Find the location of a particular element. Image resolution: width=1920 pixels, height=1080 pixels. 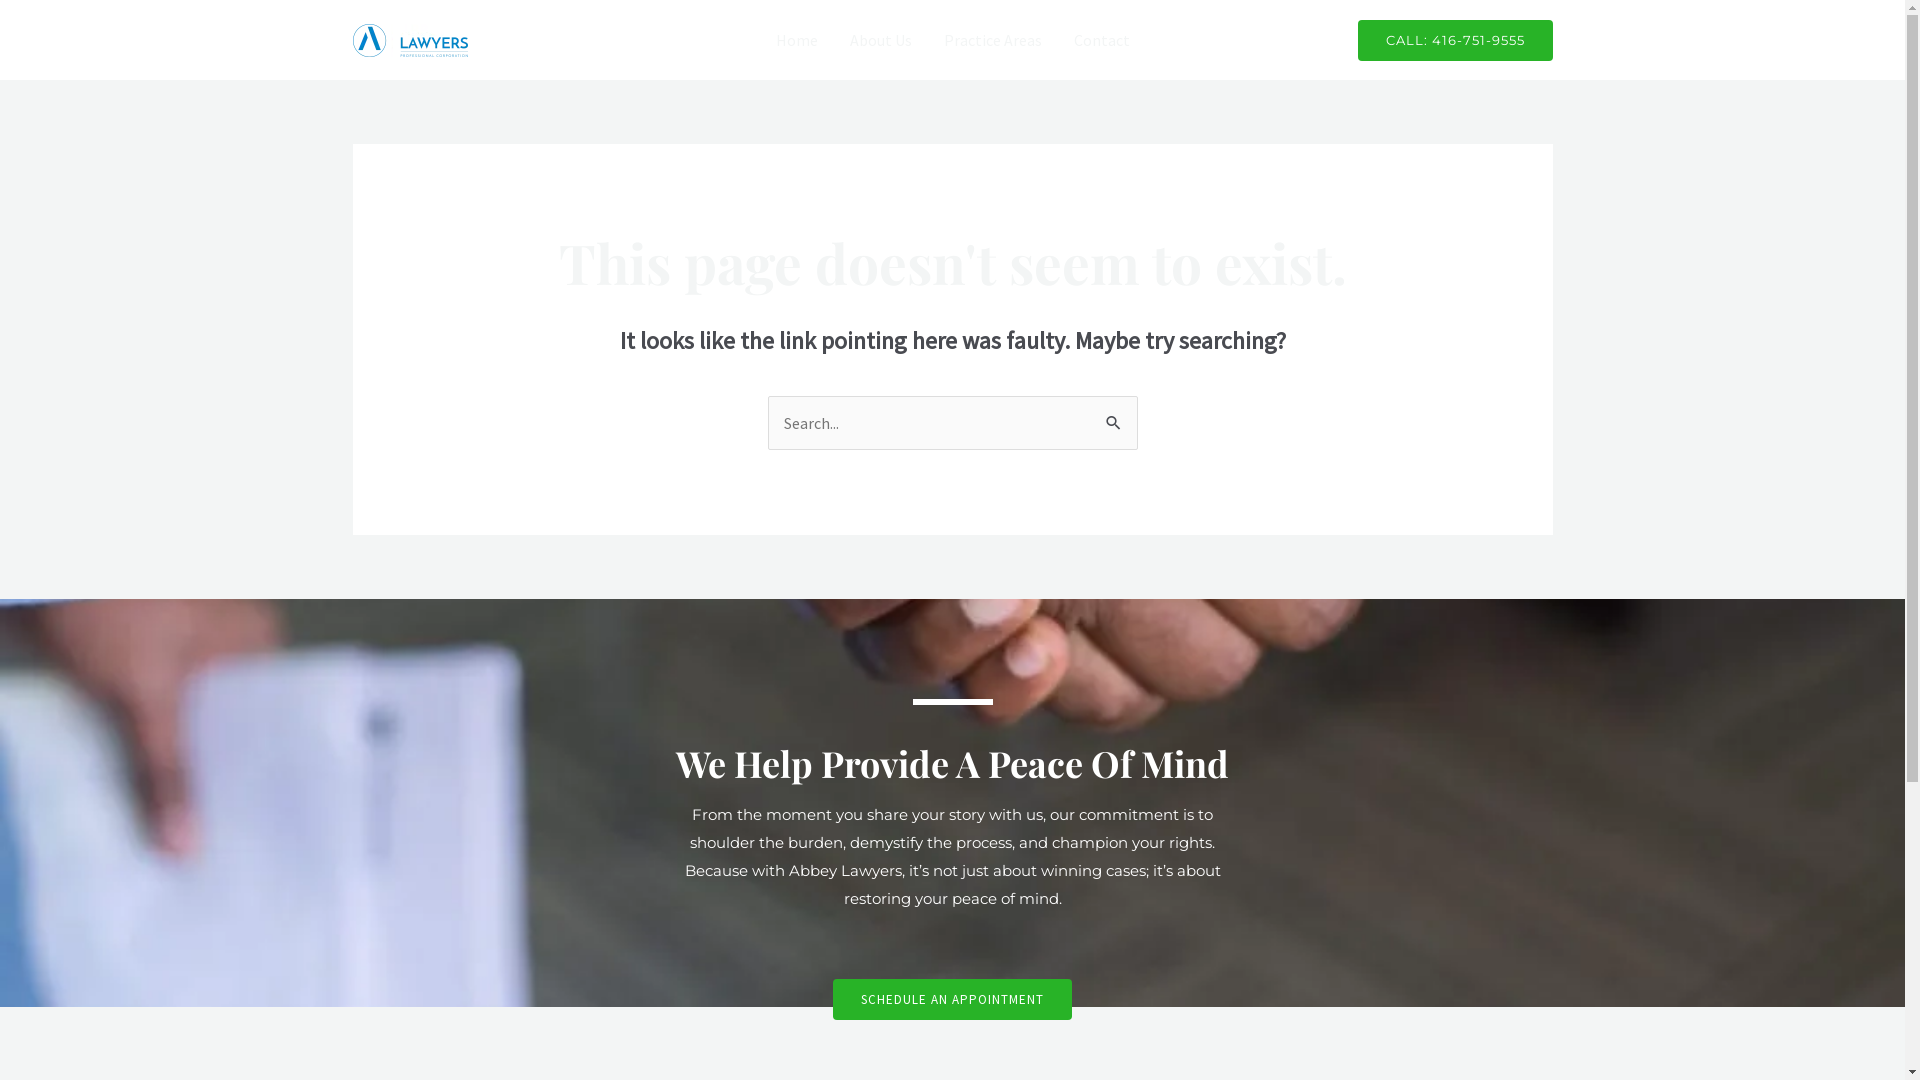

'Practice Areas' is located at coordinates (926, 39).